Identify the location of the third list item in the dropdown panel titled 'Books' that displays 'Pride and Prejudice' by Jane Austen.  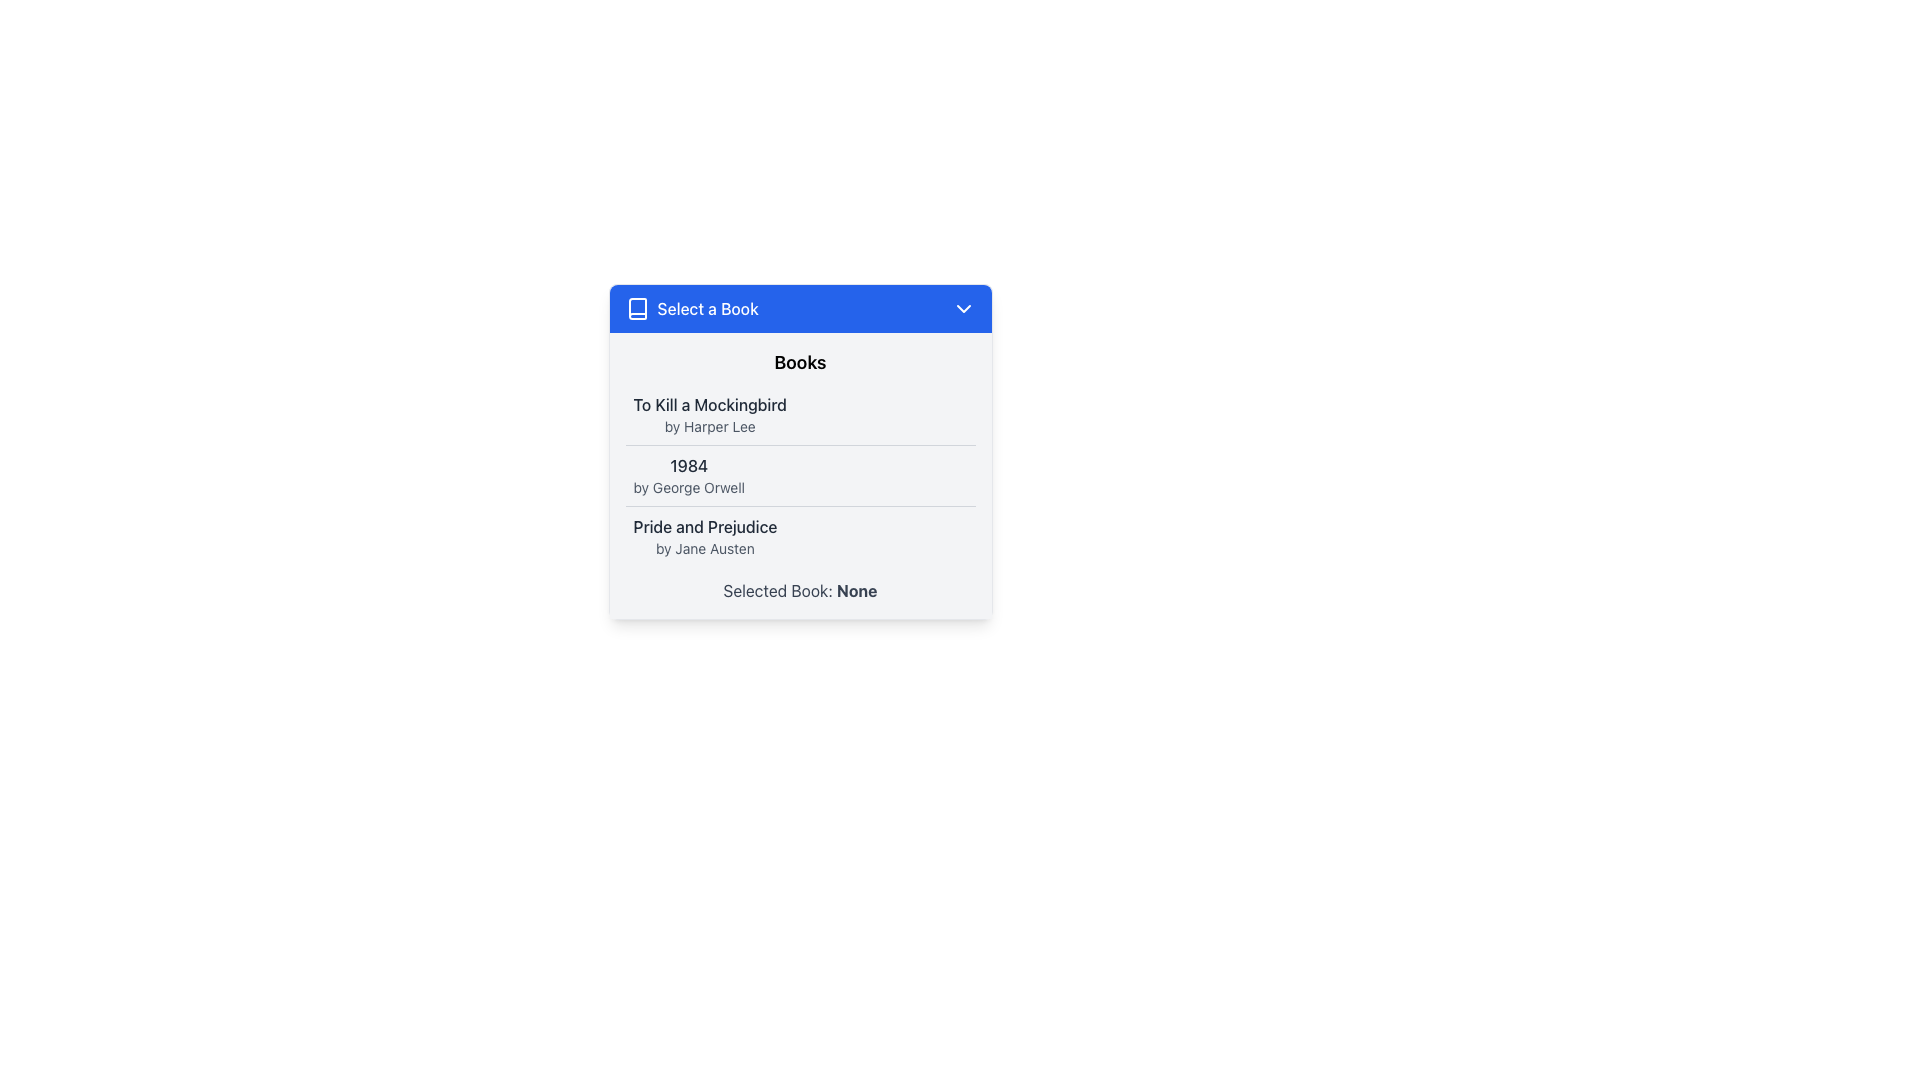
(705, 535).